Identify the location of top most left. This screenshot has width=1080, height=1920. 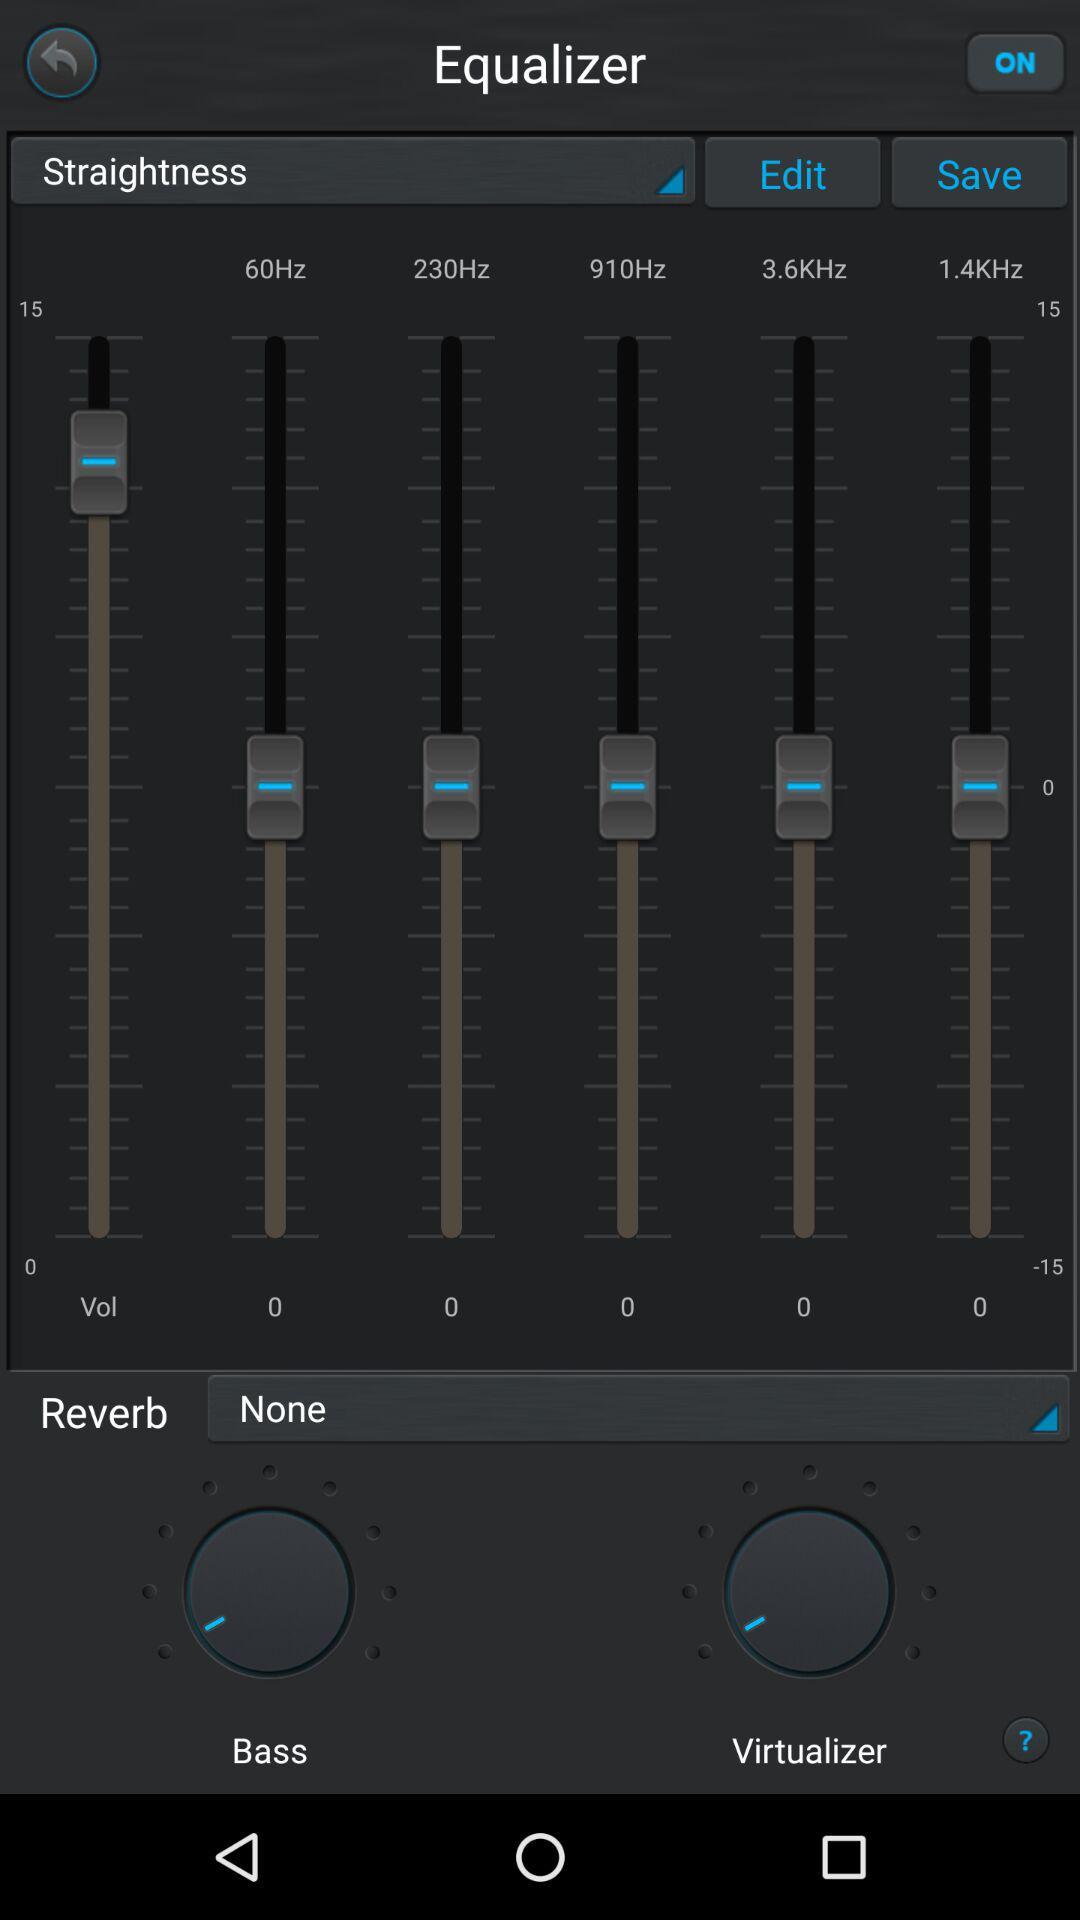
(60, 62).